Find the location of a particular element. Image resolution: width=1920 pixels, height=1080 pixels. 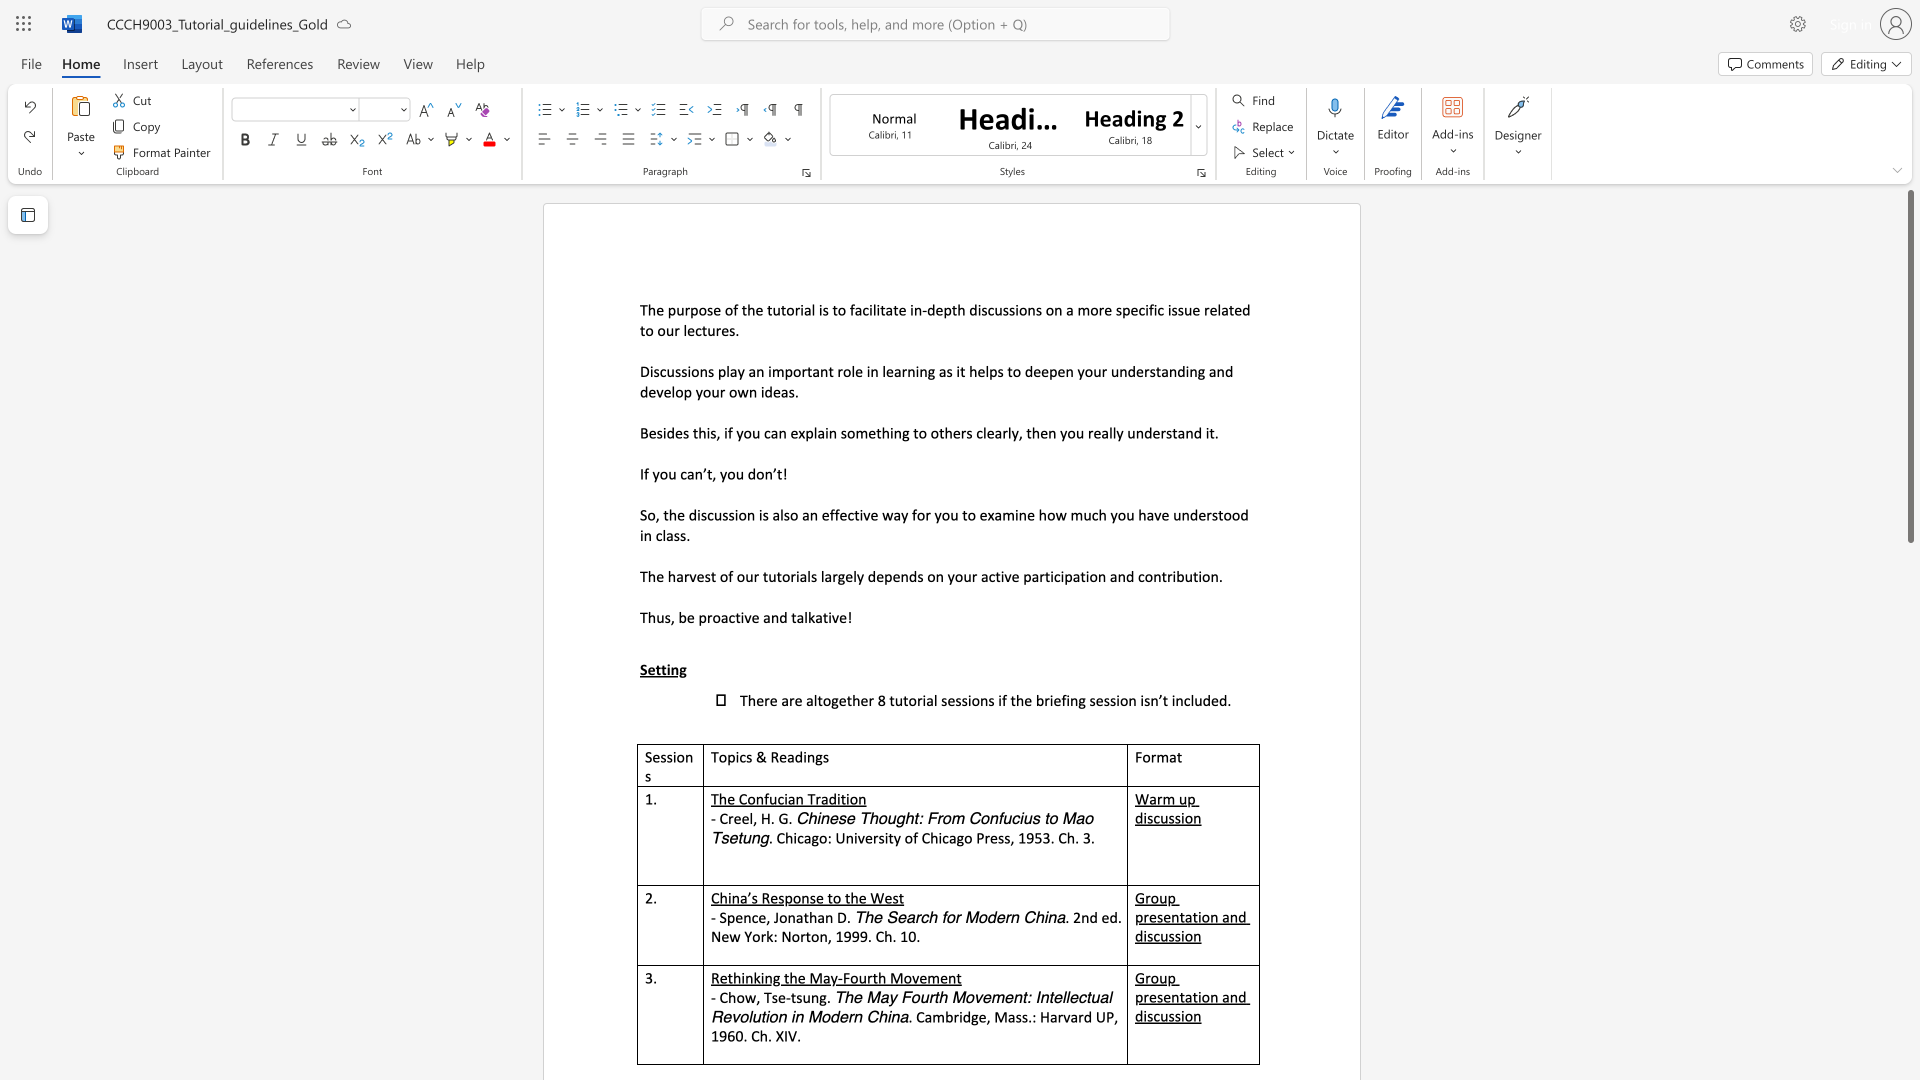

the scrollbar on the right is located at coordinates (1909, 698).